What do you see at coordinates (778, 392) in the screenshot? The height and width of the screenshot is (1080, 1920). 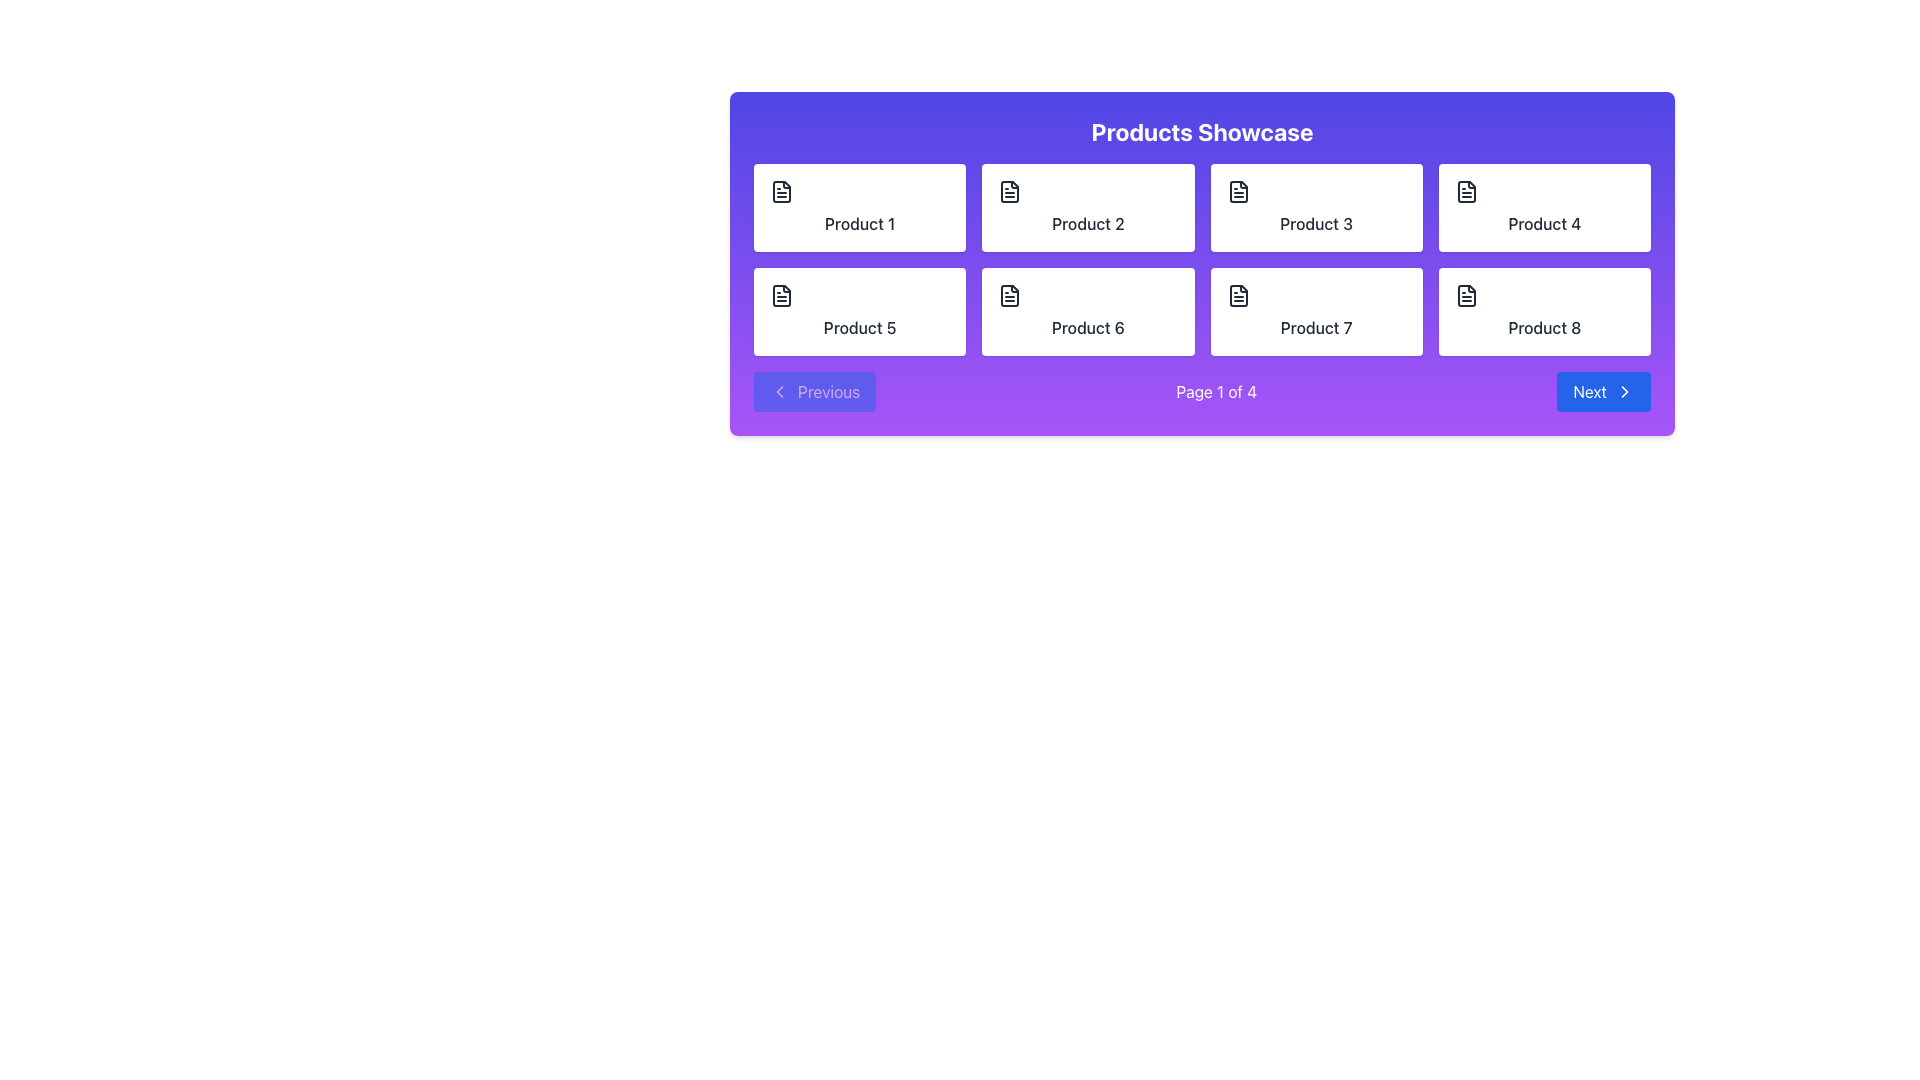 I see `the 'Previous' button which contains the left chevron icon, located at the bottom left corner of the product showcase card` at bounding box center [778, 392].